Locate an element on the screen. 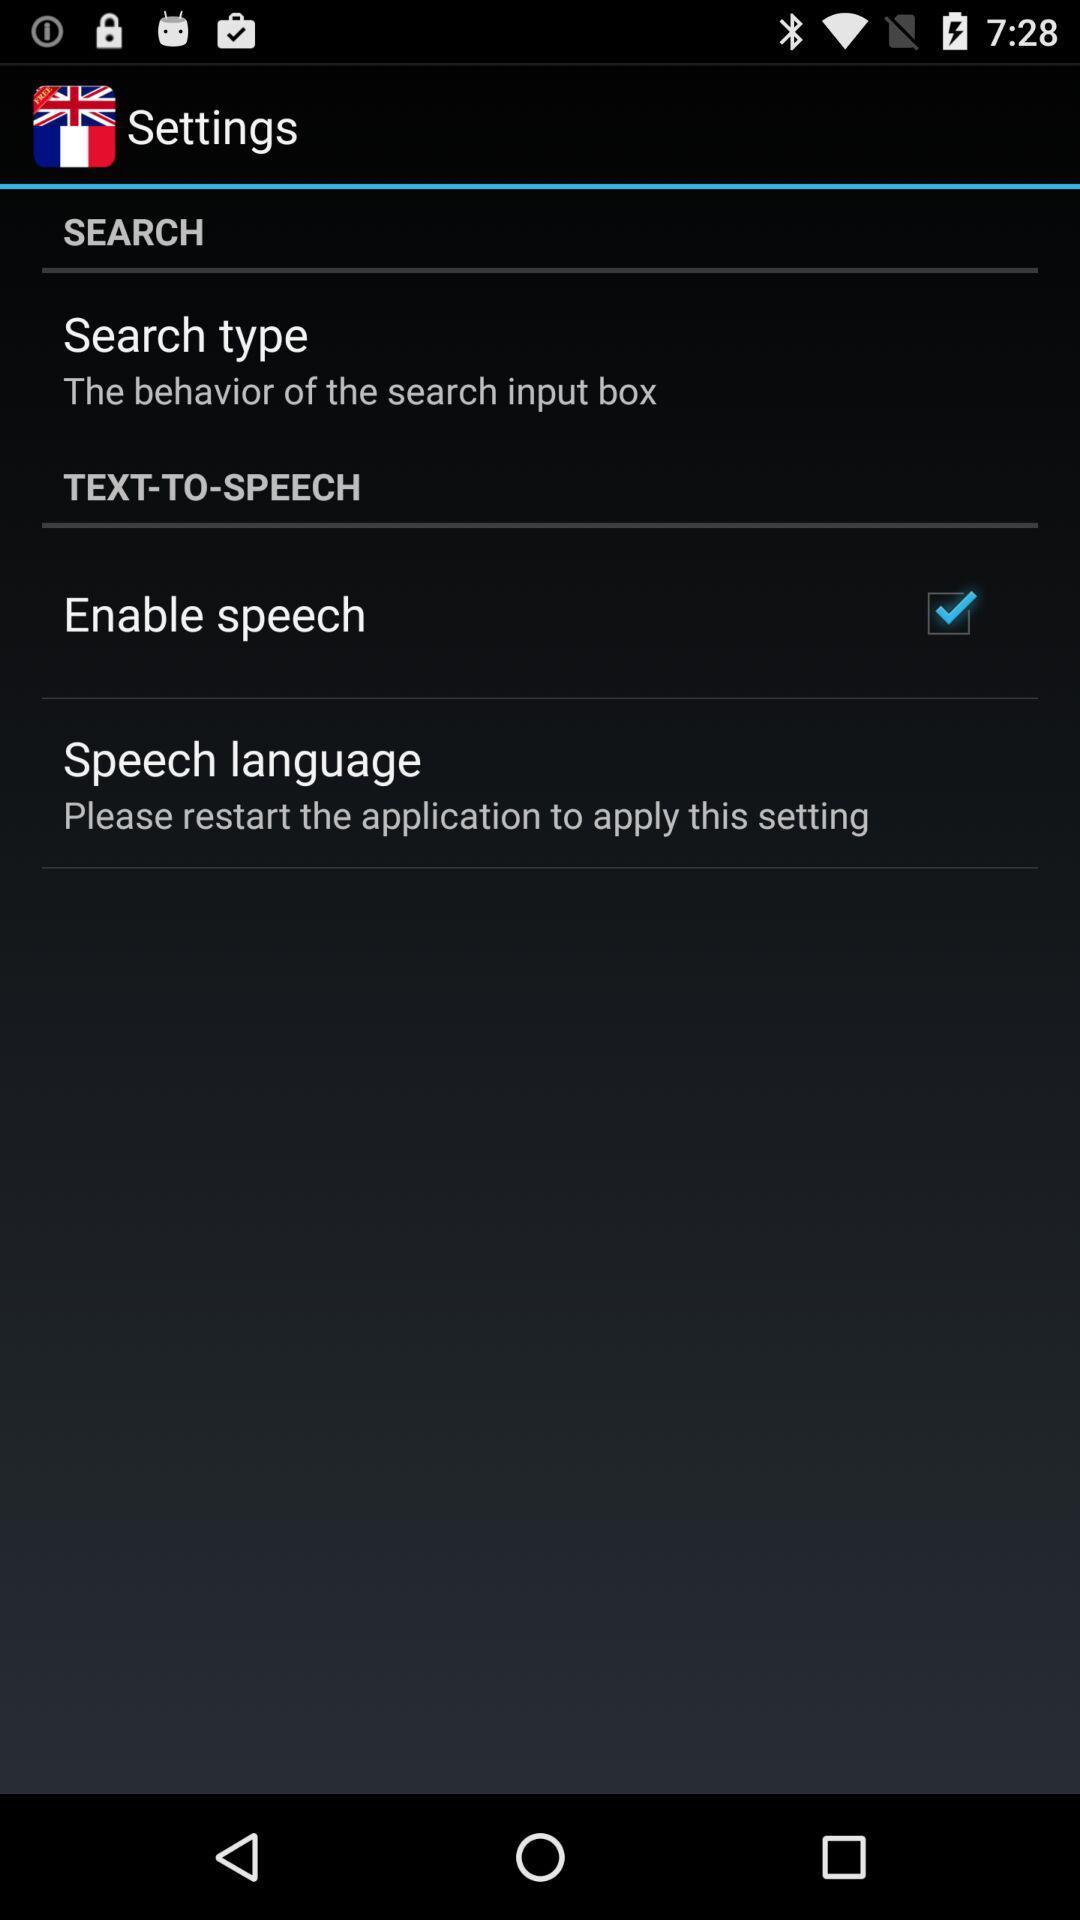  the icon below the enable speech is located at coordinates (241, 756).